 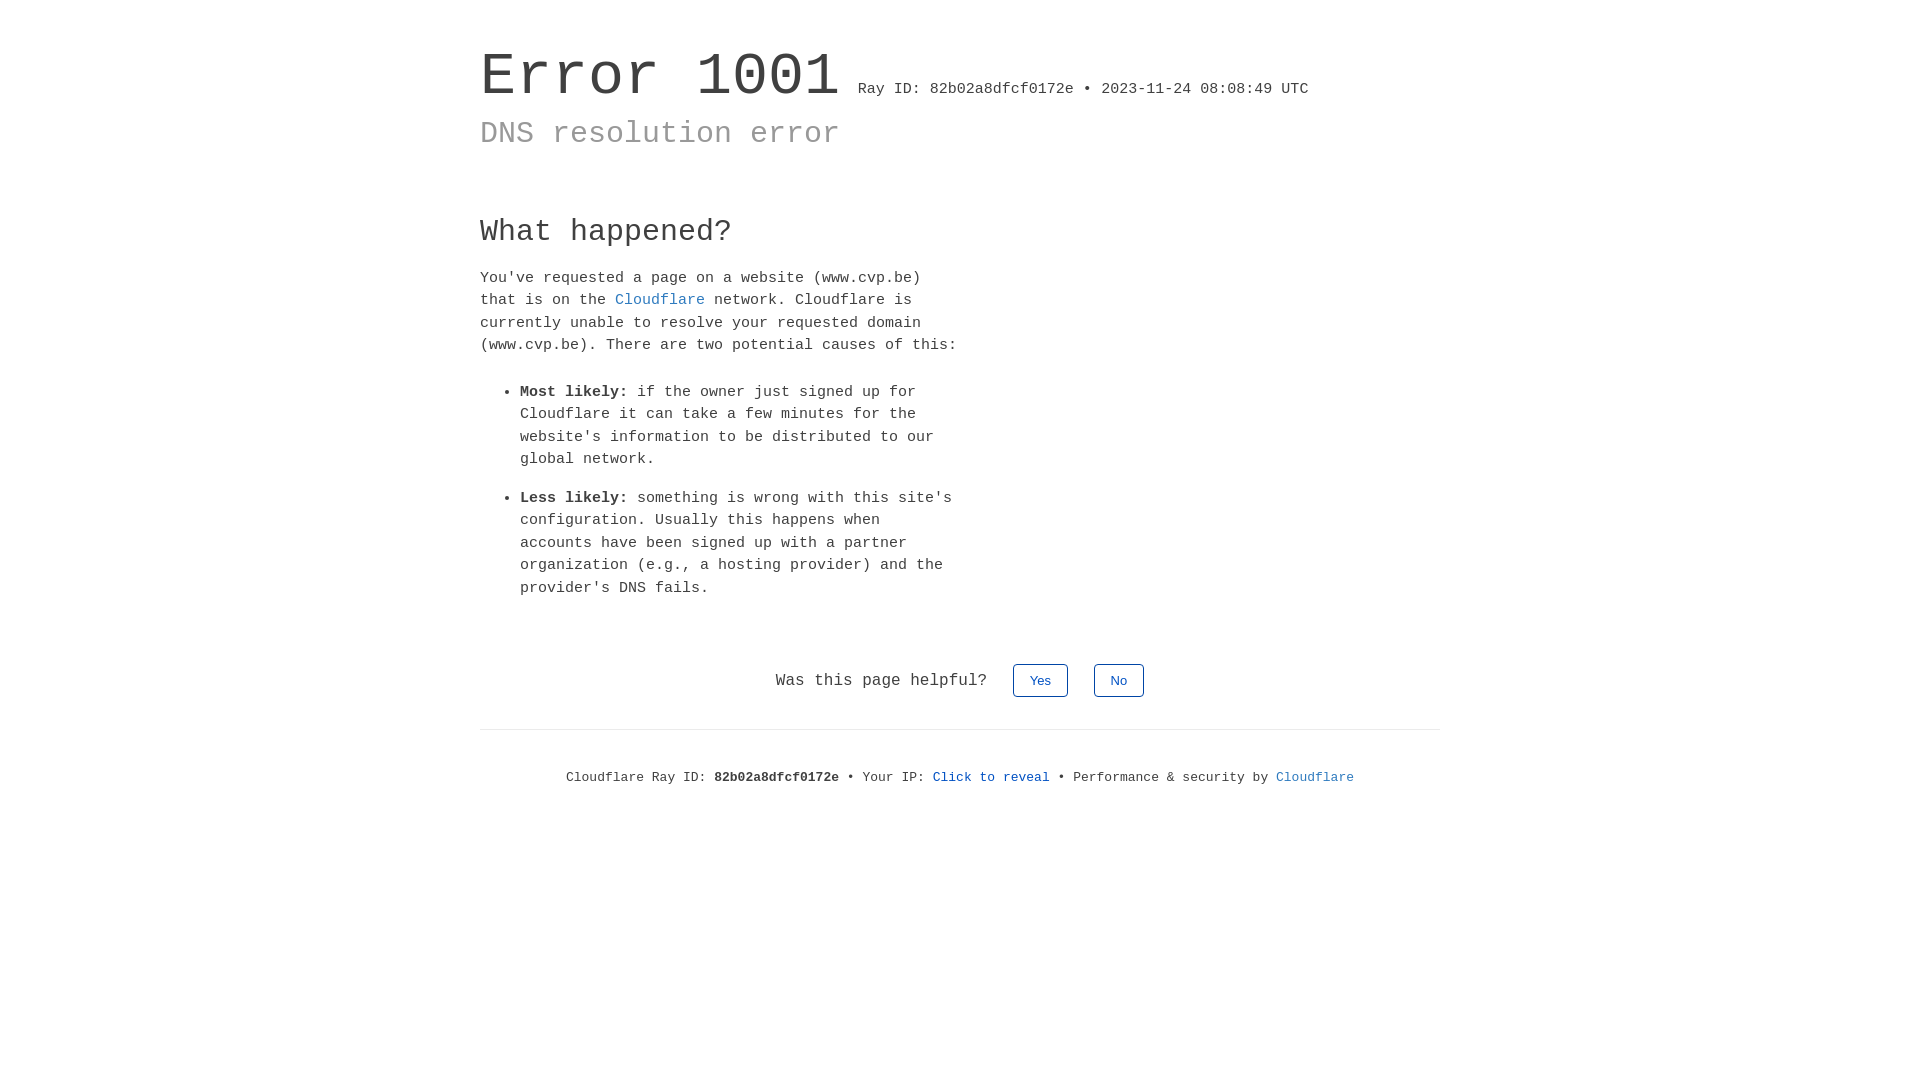 I want to click on 'Cloudflare', so click(x=1275, y=776).